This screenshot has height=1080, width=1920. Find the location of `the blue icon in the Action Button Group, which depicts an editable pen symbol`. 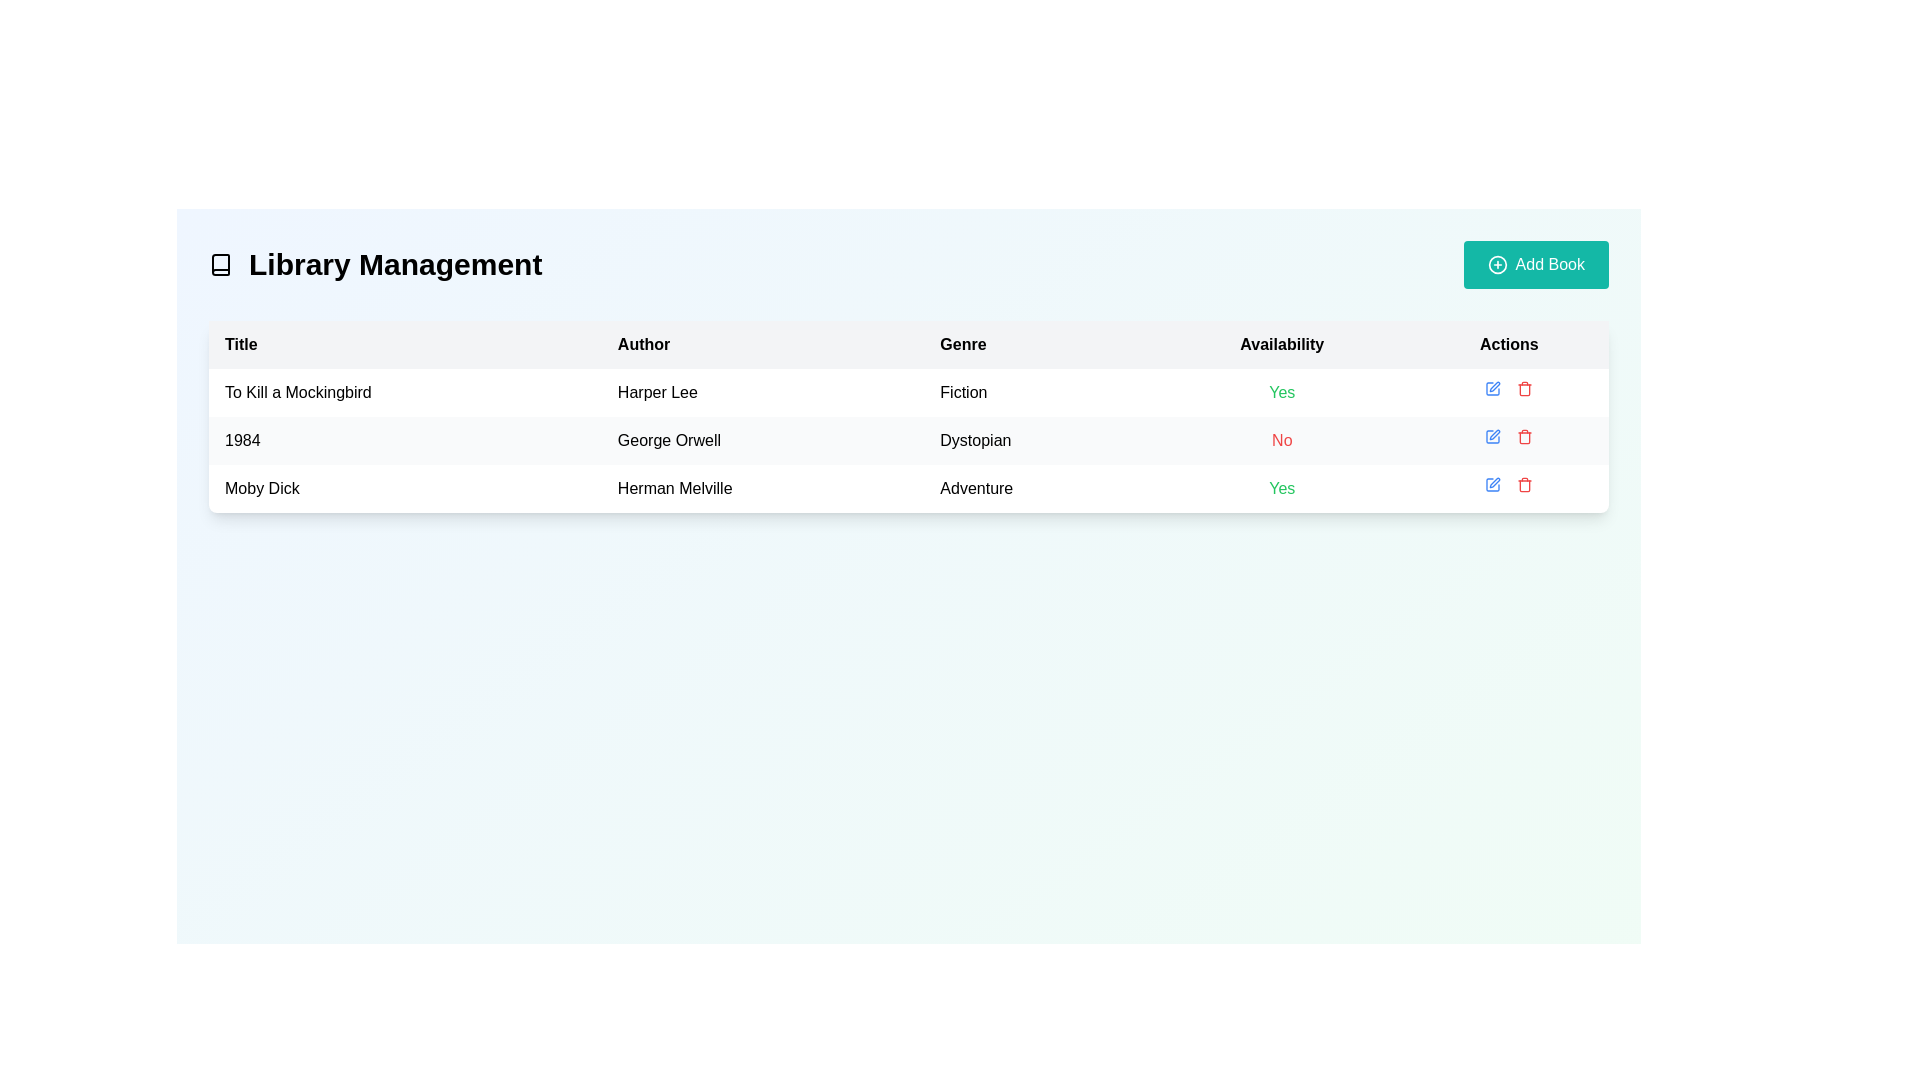

the blue icon in the Action Button Group, which depicts an editable pen symbol is located at coordinates (1509, 389).